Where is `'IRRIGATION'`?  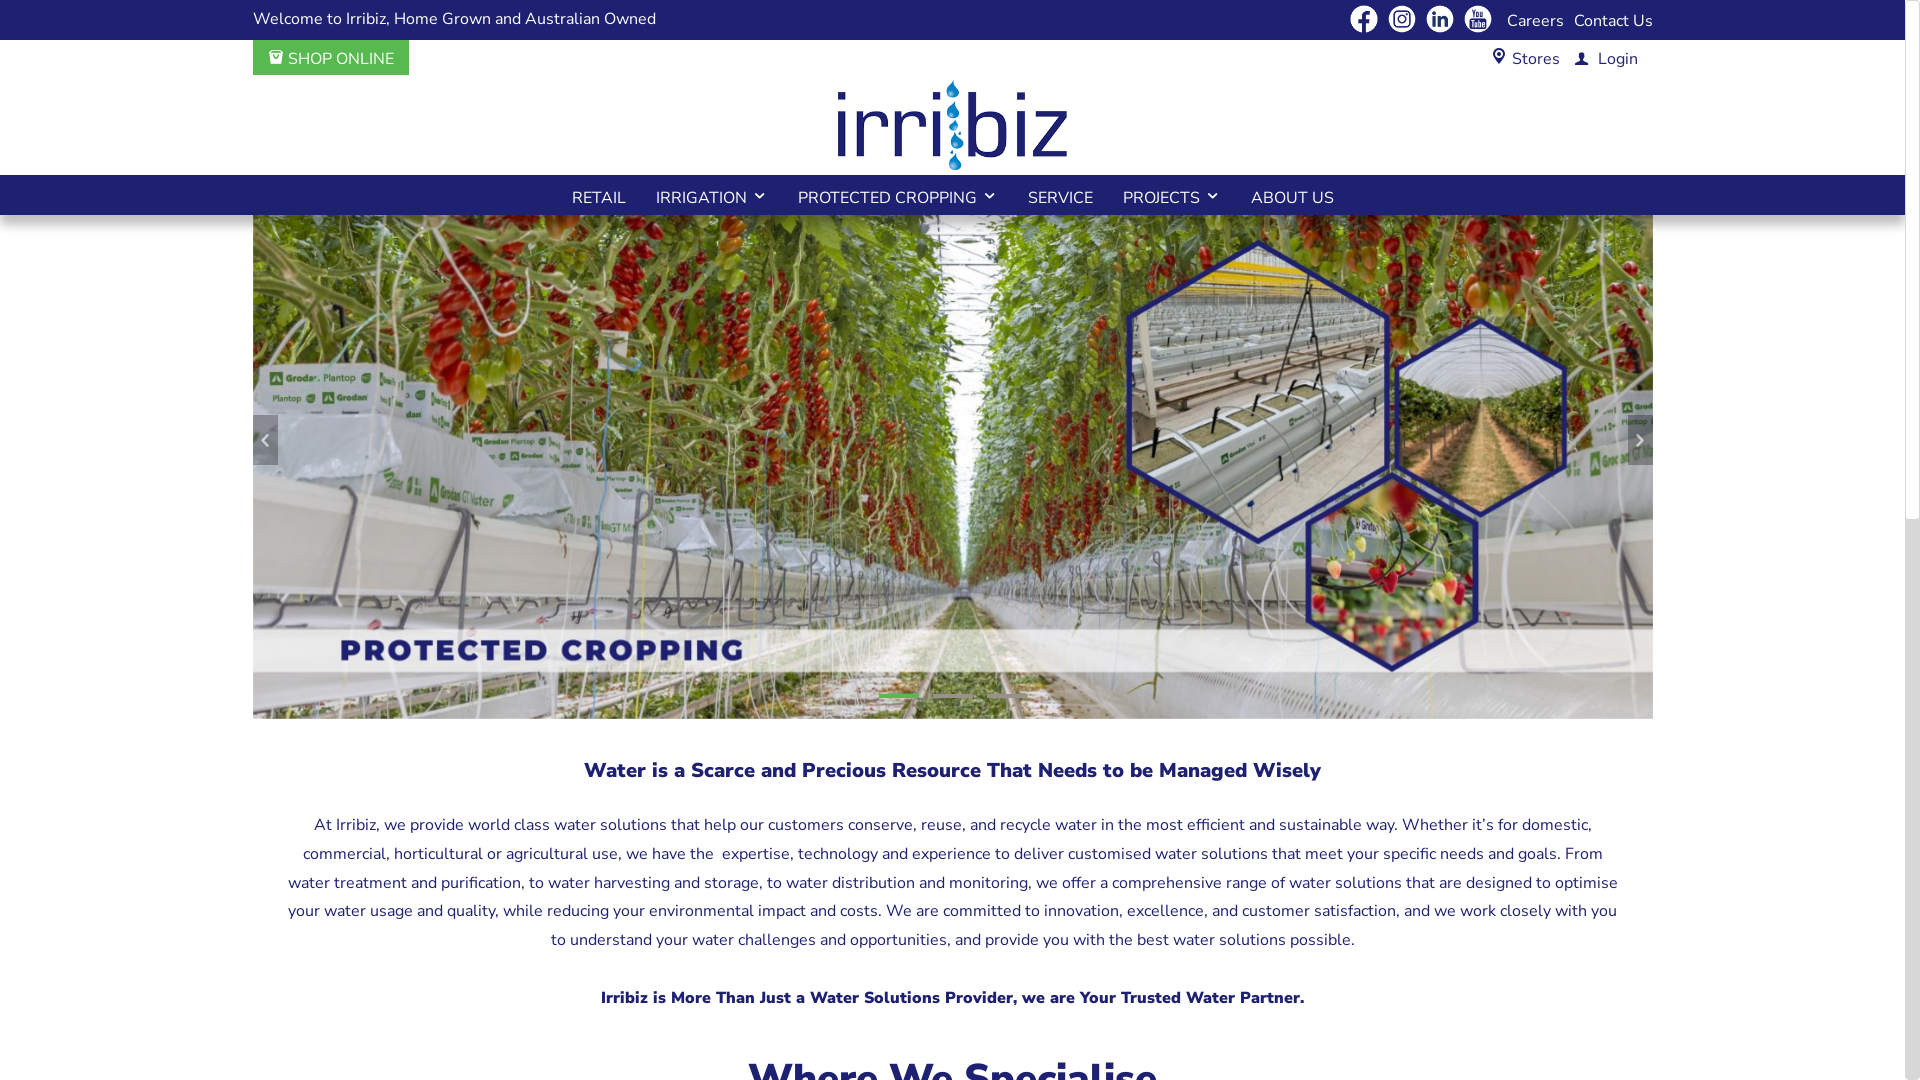
'IRRIGATION' is located at coordinates (710, 195).